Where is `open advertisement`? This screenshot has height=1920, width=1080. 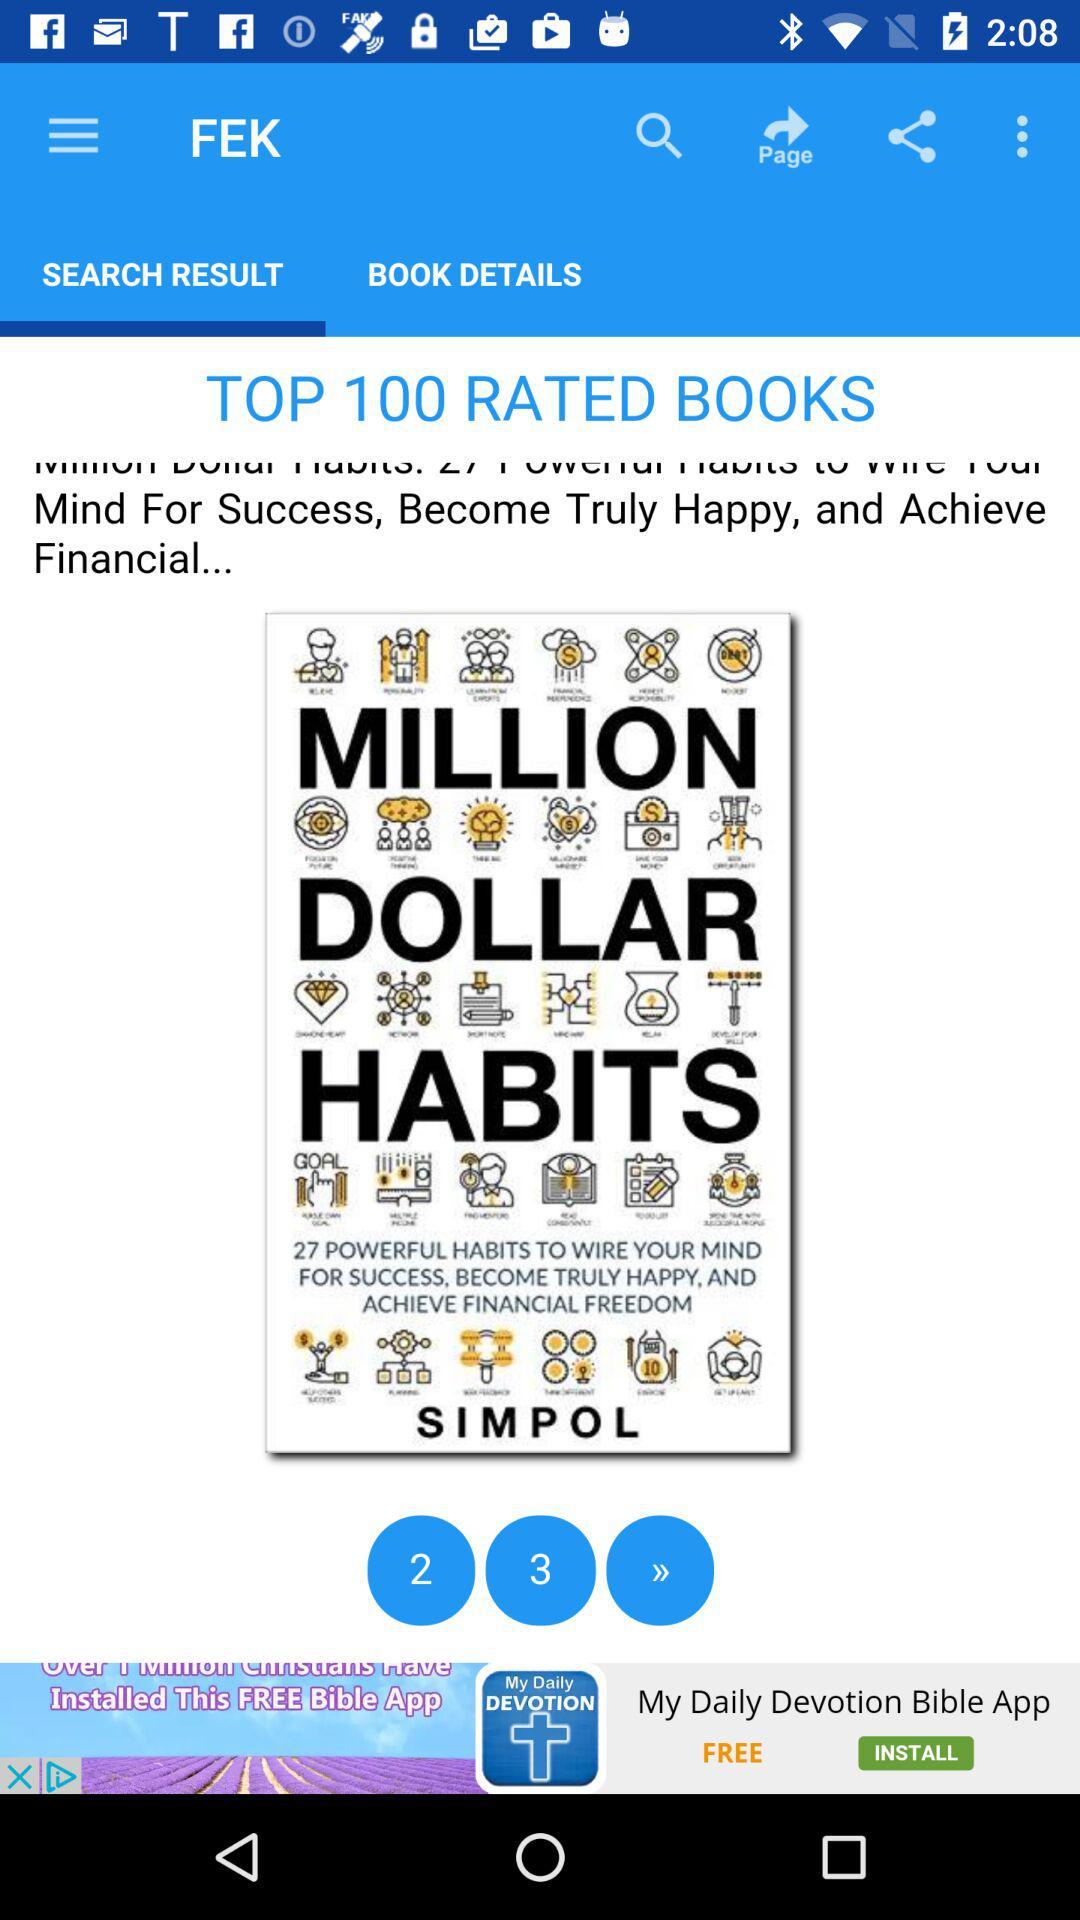 open advertisement is located at coordinates (540, 1727).